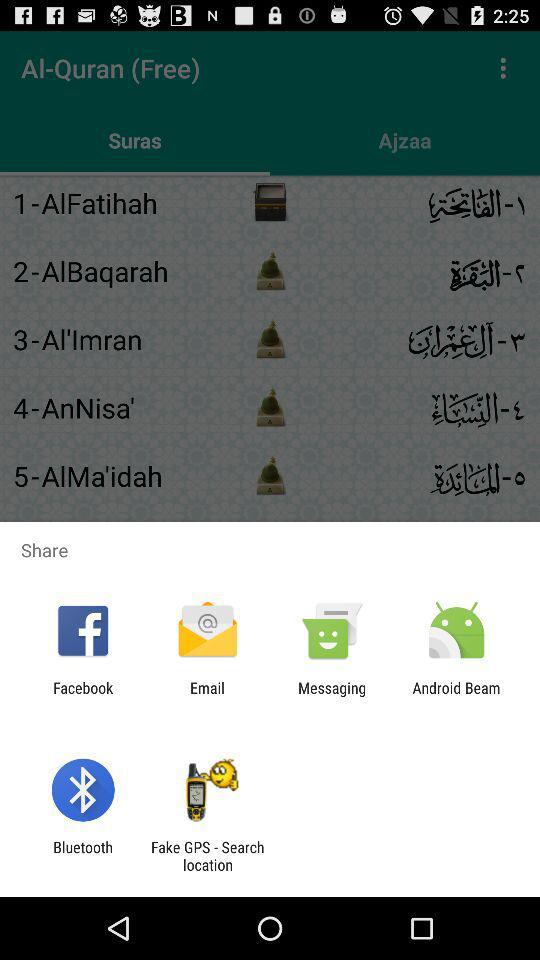  I want to click on app to the right of the email item, so click(332, 696).